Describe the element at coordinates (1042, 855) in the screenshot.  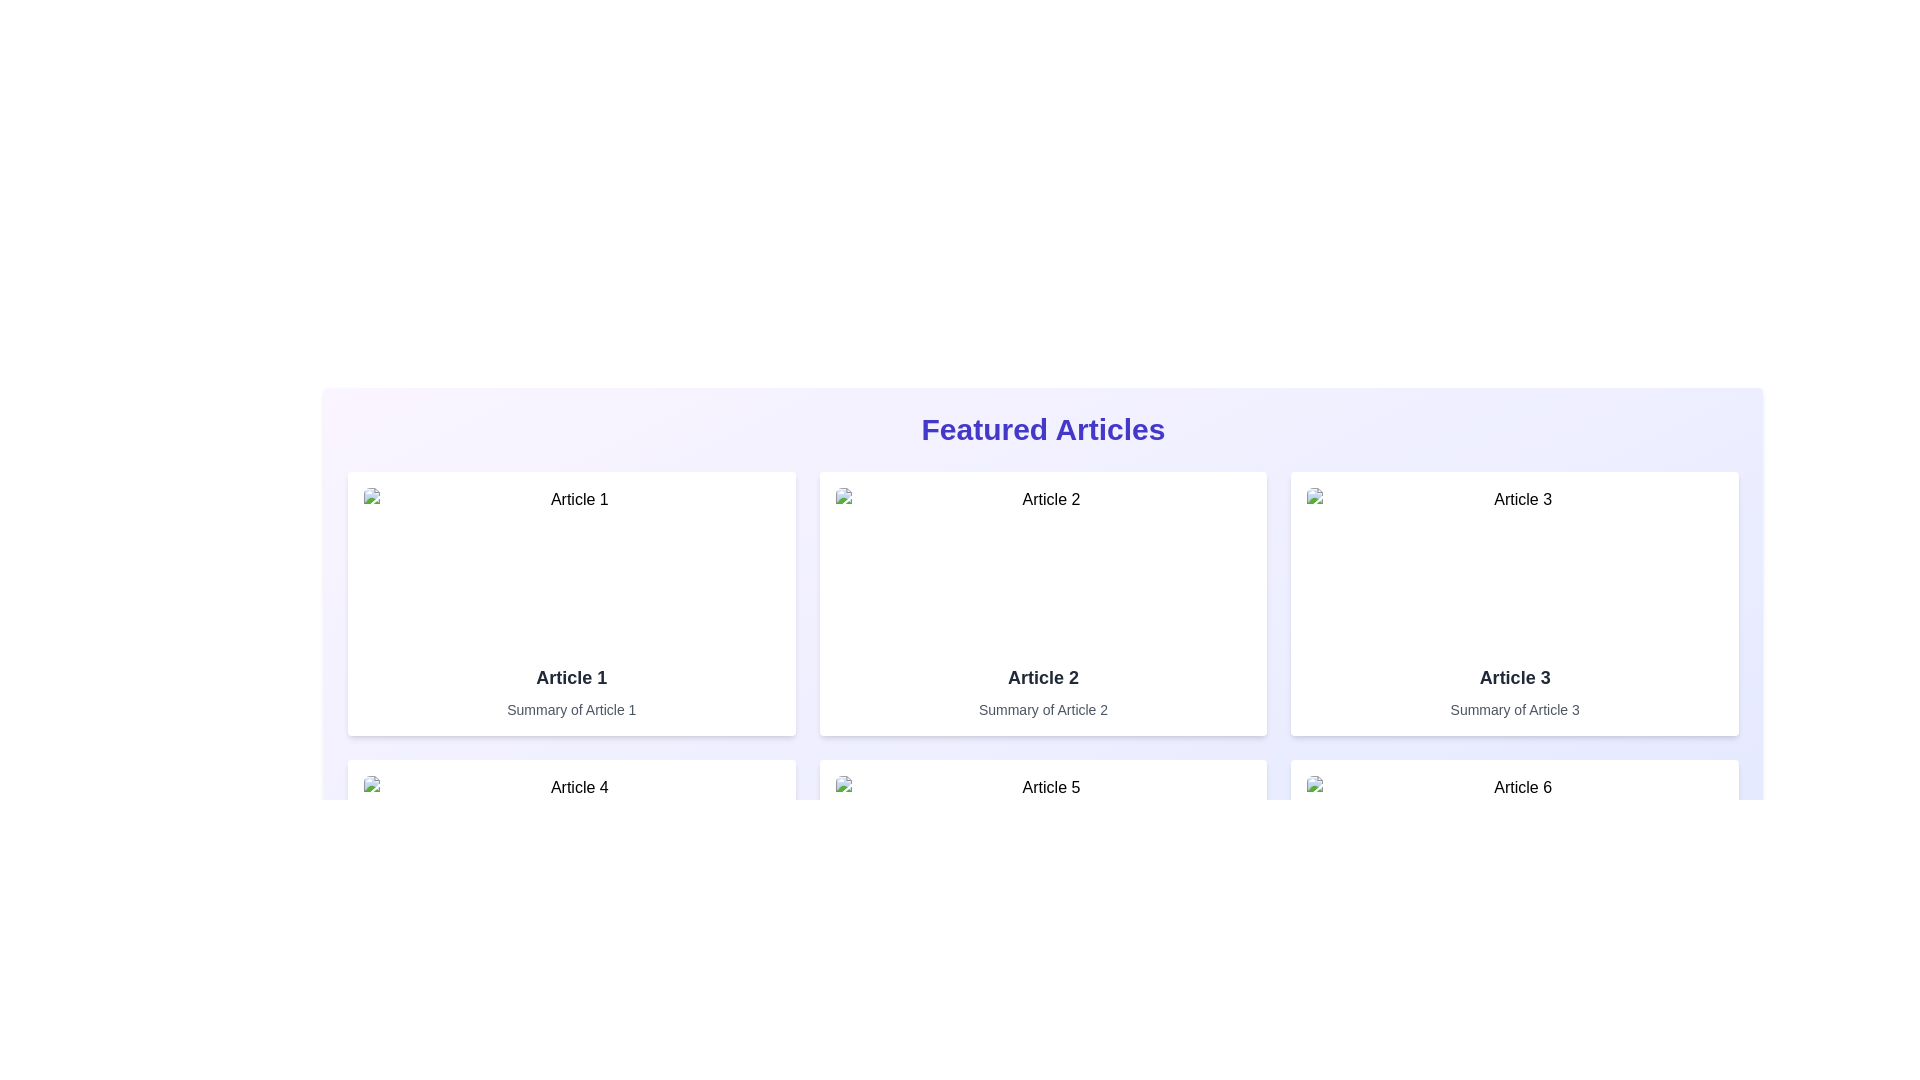
I see `the image with rounded corners and caption 'Article 5' located` at that location.